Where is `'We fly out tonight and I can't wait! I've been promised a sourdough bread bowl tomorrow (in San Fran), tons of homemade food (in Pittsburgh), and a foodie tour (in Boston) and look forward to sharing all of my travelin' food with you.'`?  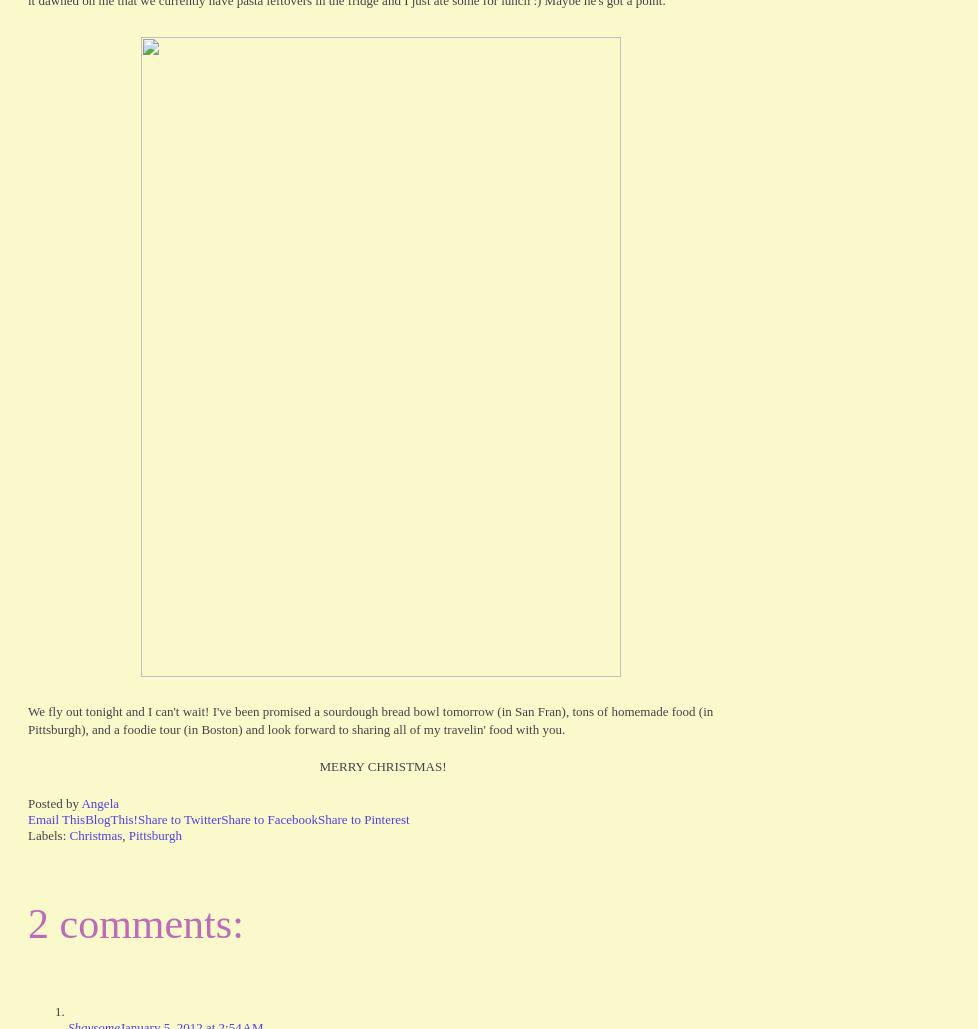 'We fly out tonight and I can't wait! I've been promised a sourdough bread bowl tomorrow (in San Fran), tons of homemade food (in Pittsburgh), and a foodie tour (in Boston) and look forward to sharing all of my travelin' food with you.' is located at coordinates (369, 718).